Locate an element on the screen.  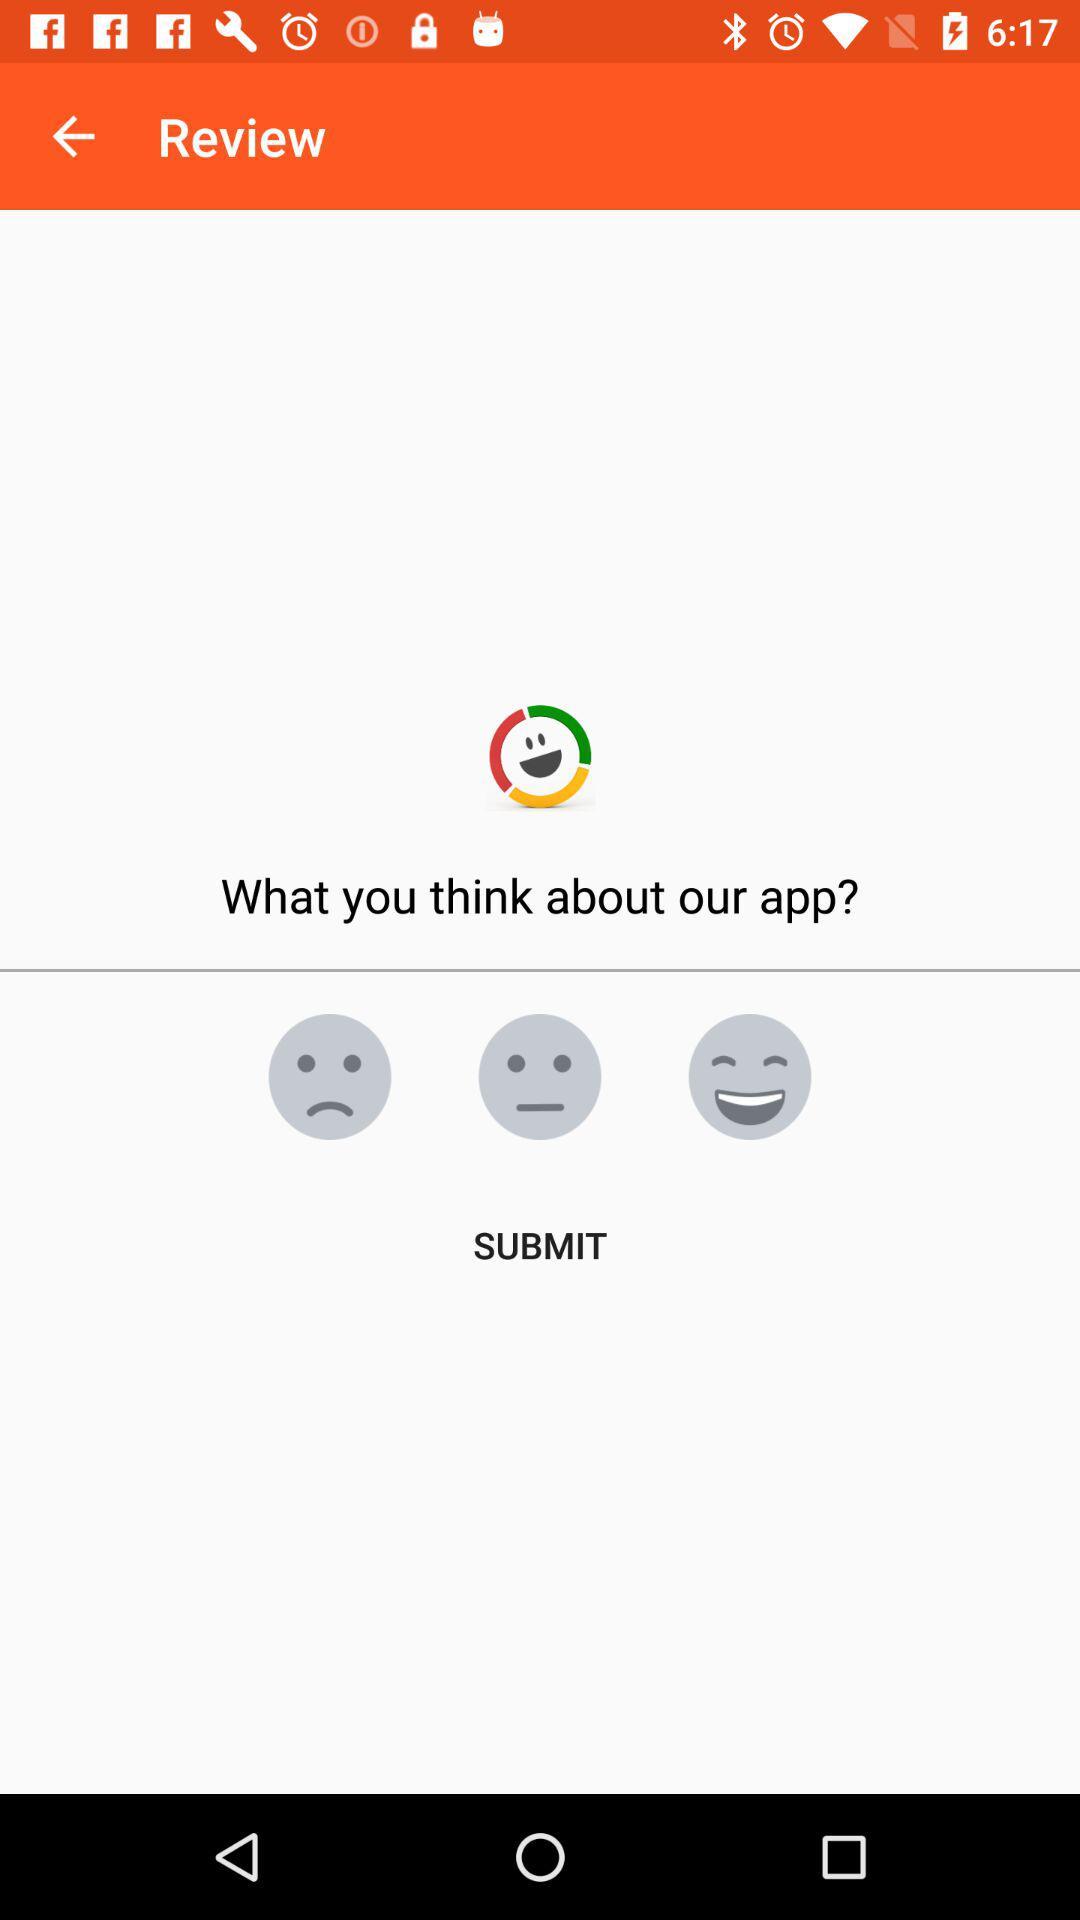
item on the left is located at coordinates (329, 1075).